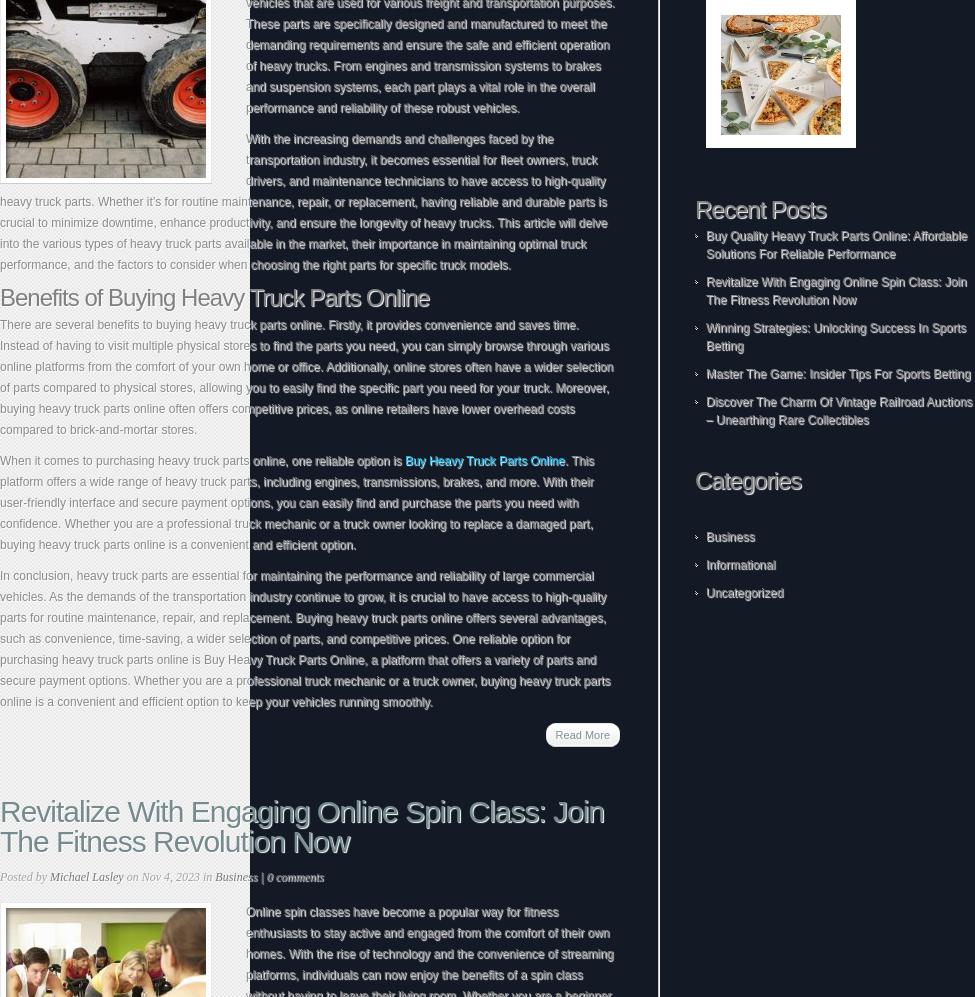 Image resolution: width=975 pixels, height=997 pixels. I want to click on 'Posted  by', so click(24, 875).